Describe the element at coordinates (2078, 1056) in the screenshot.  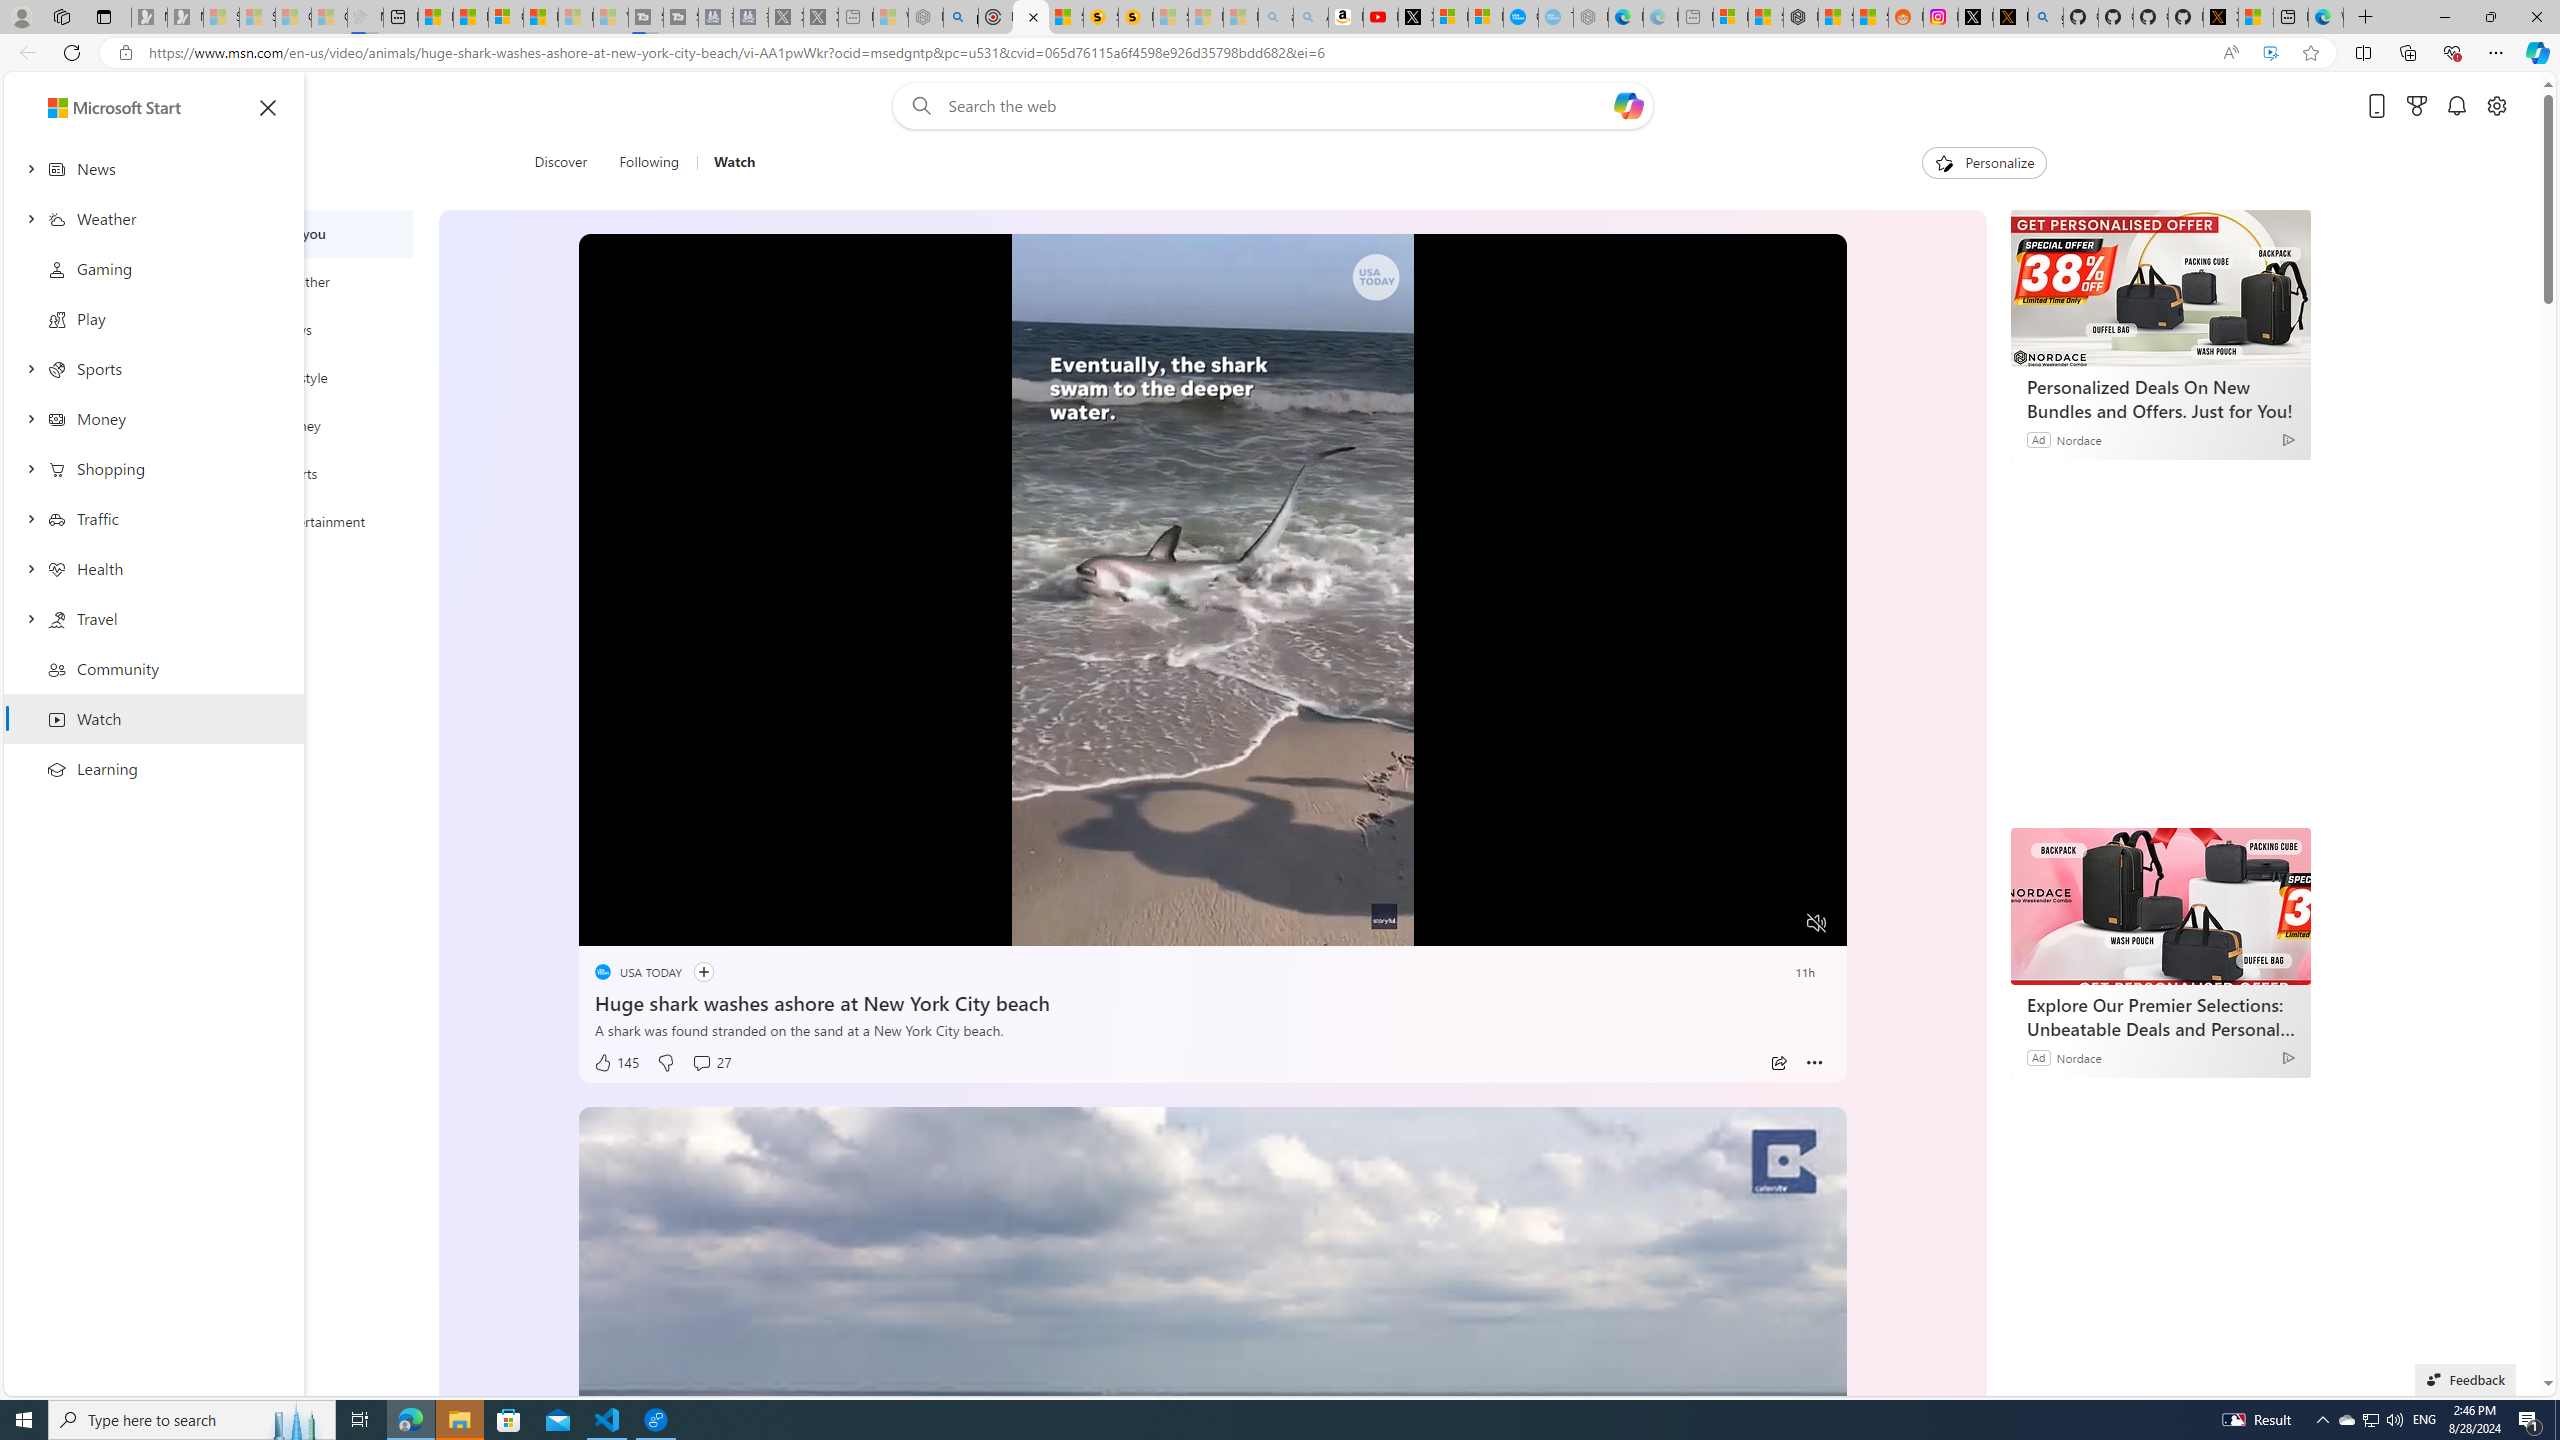
I see `'Nordace'` at that location.